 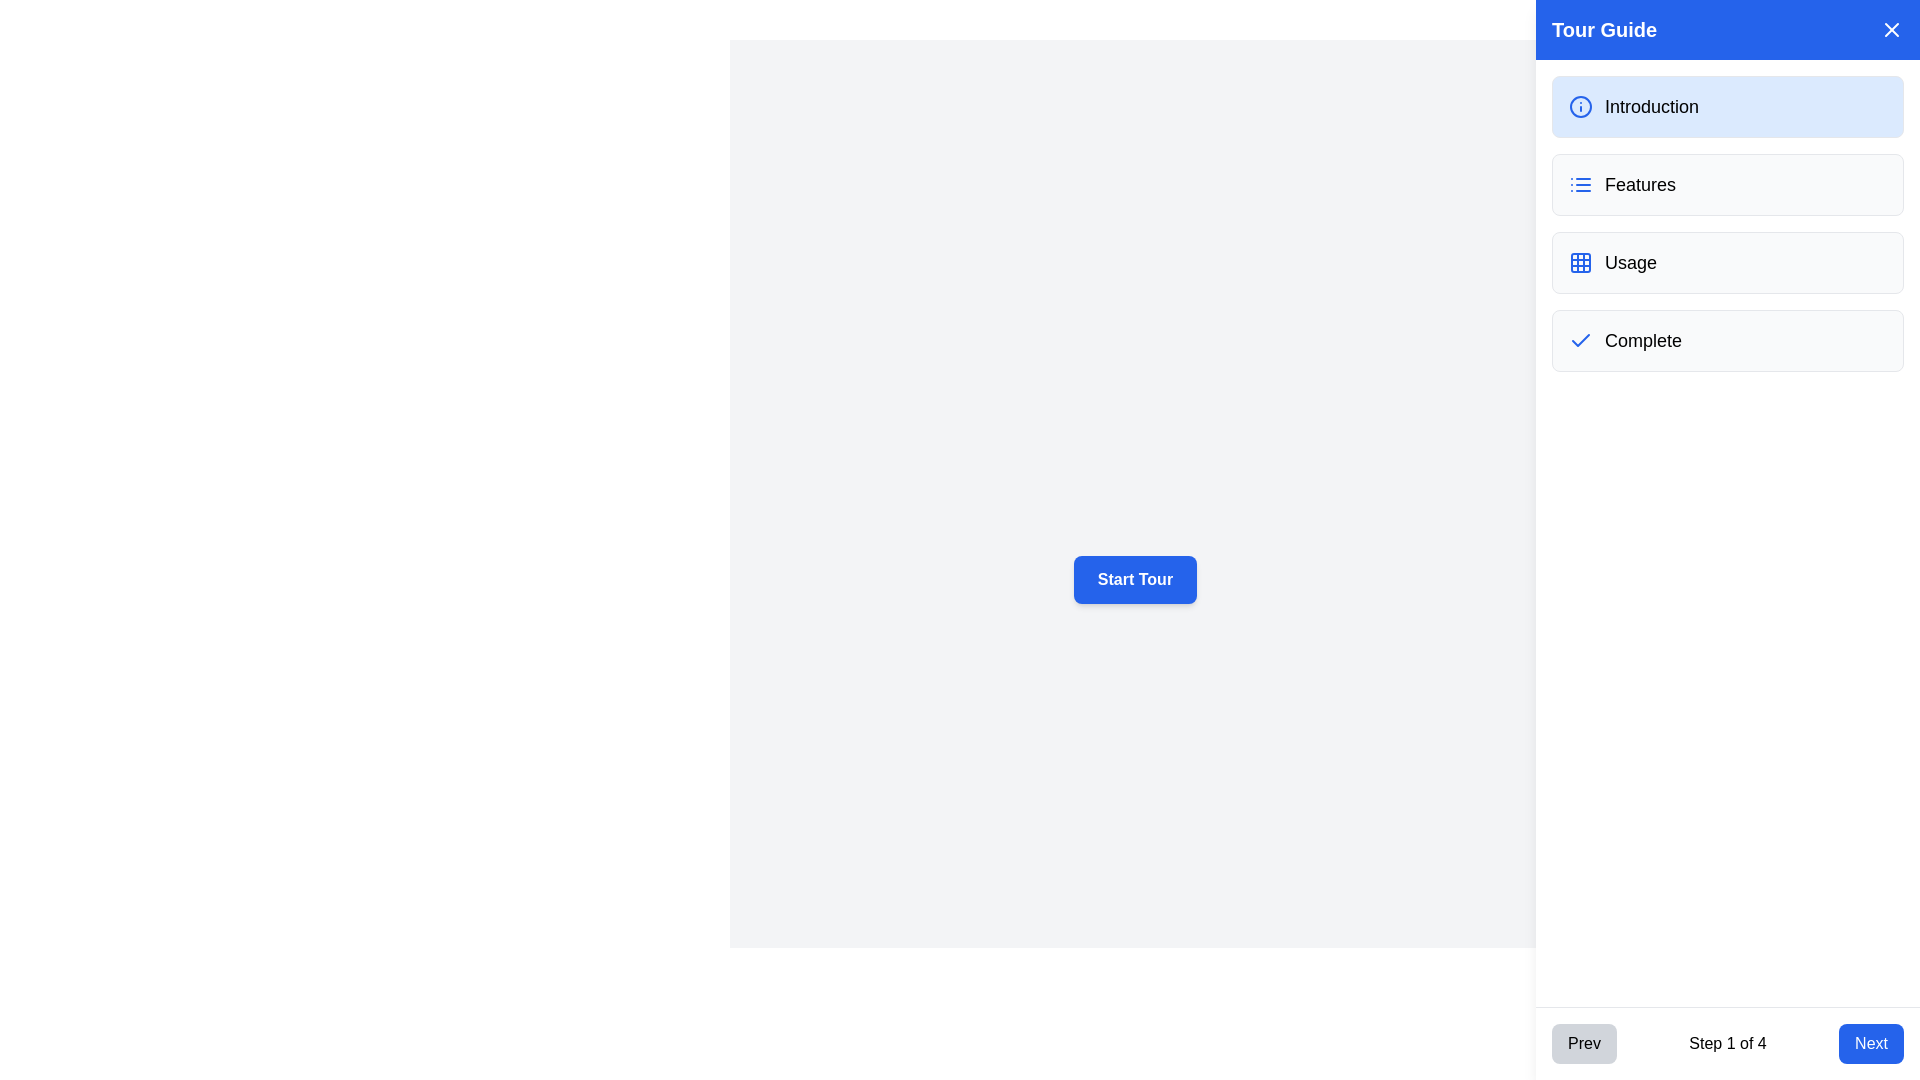 What do you see at coordinates (1727, 261) in the screenshot?
I see `the 'Usage' navigation button located in the right panel titled 'Tour Guide', which is the third option in the vertical navigation list` at bounding box center [1727, 261].